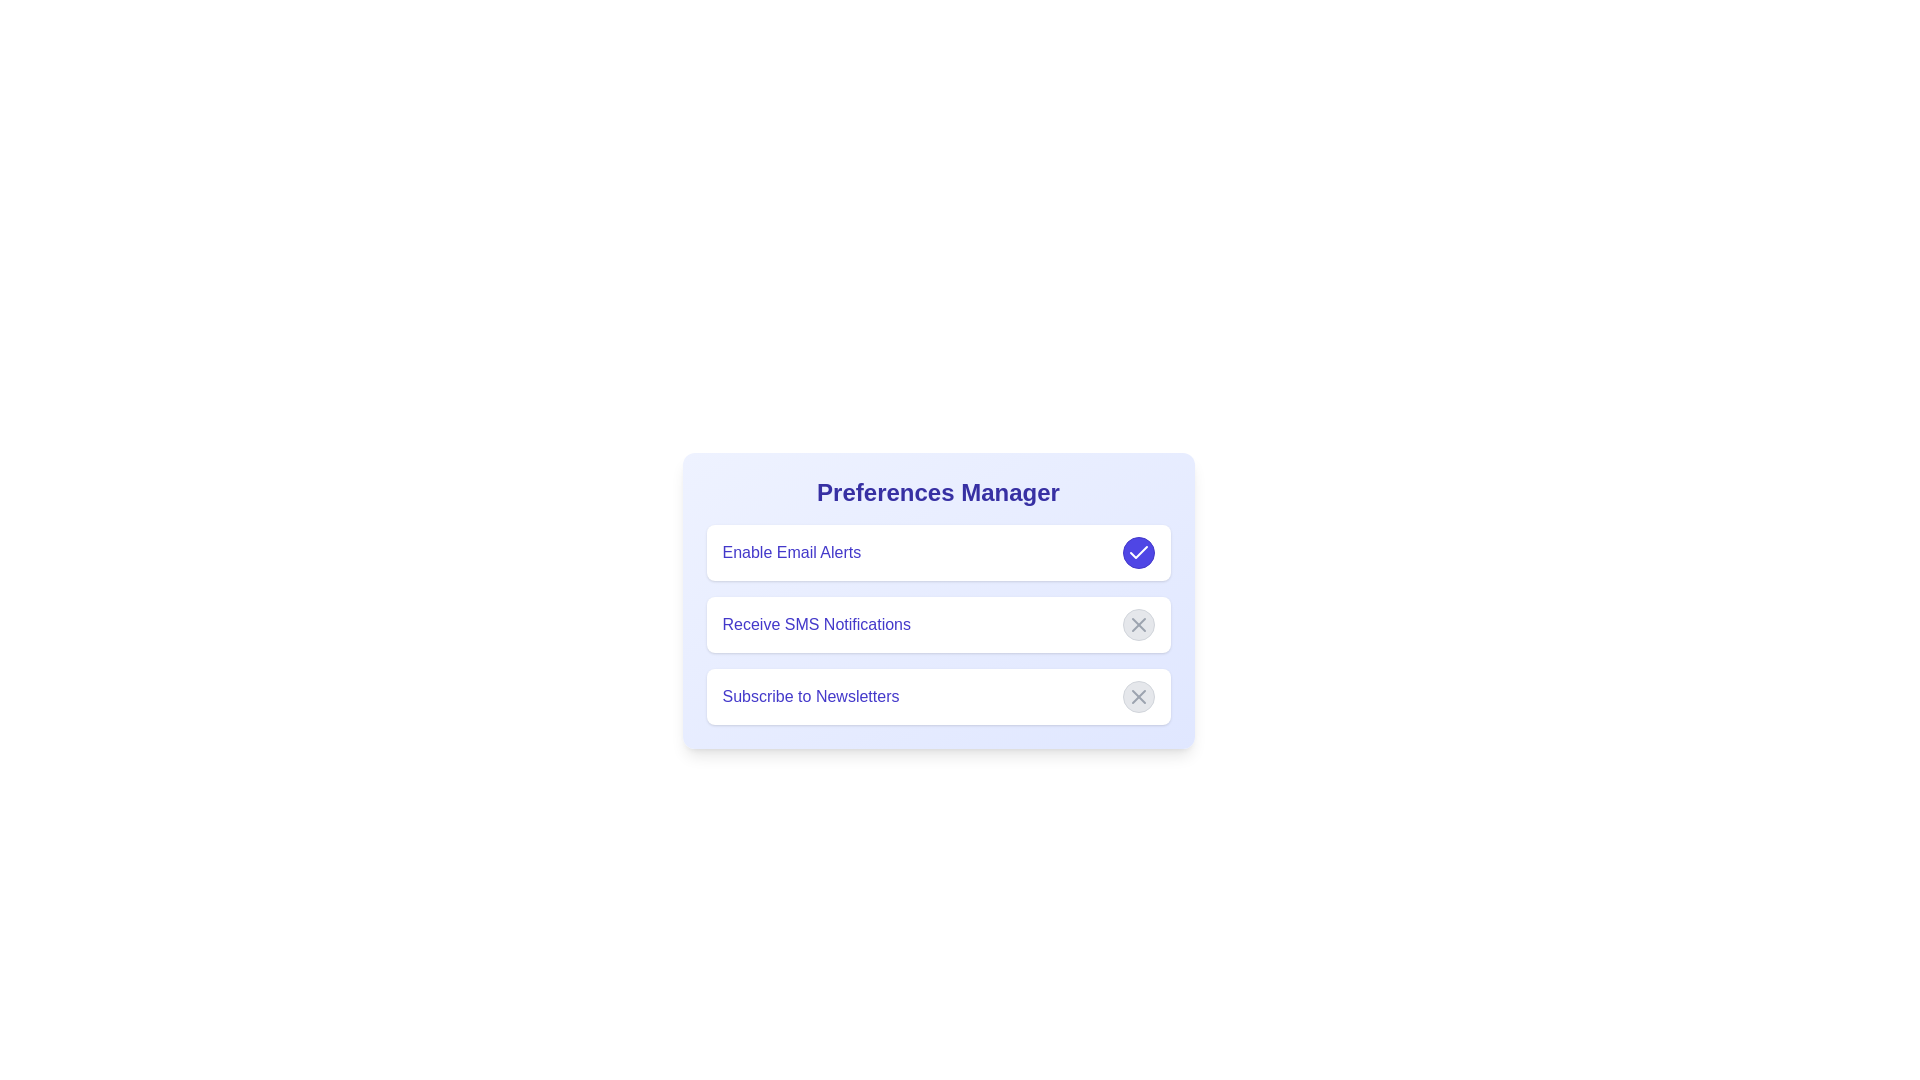  Describe the element at coordinates (1138, 552) in the screenshot. I see `the Checkmark icon indicating that the 'Enable Email Alerts' option is selected in the Preferences Manager list` at that location.